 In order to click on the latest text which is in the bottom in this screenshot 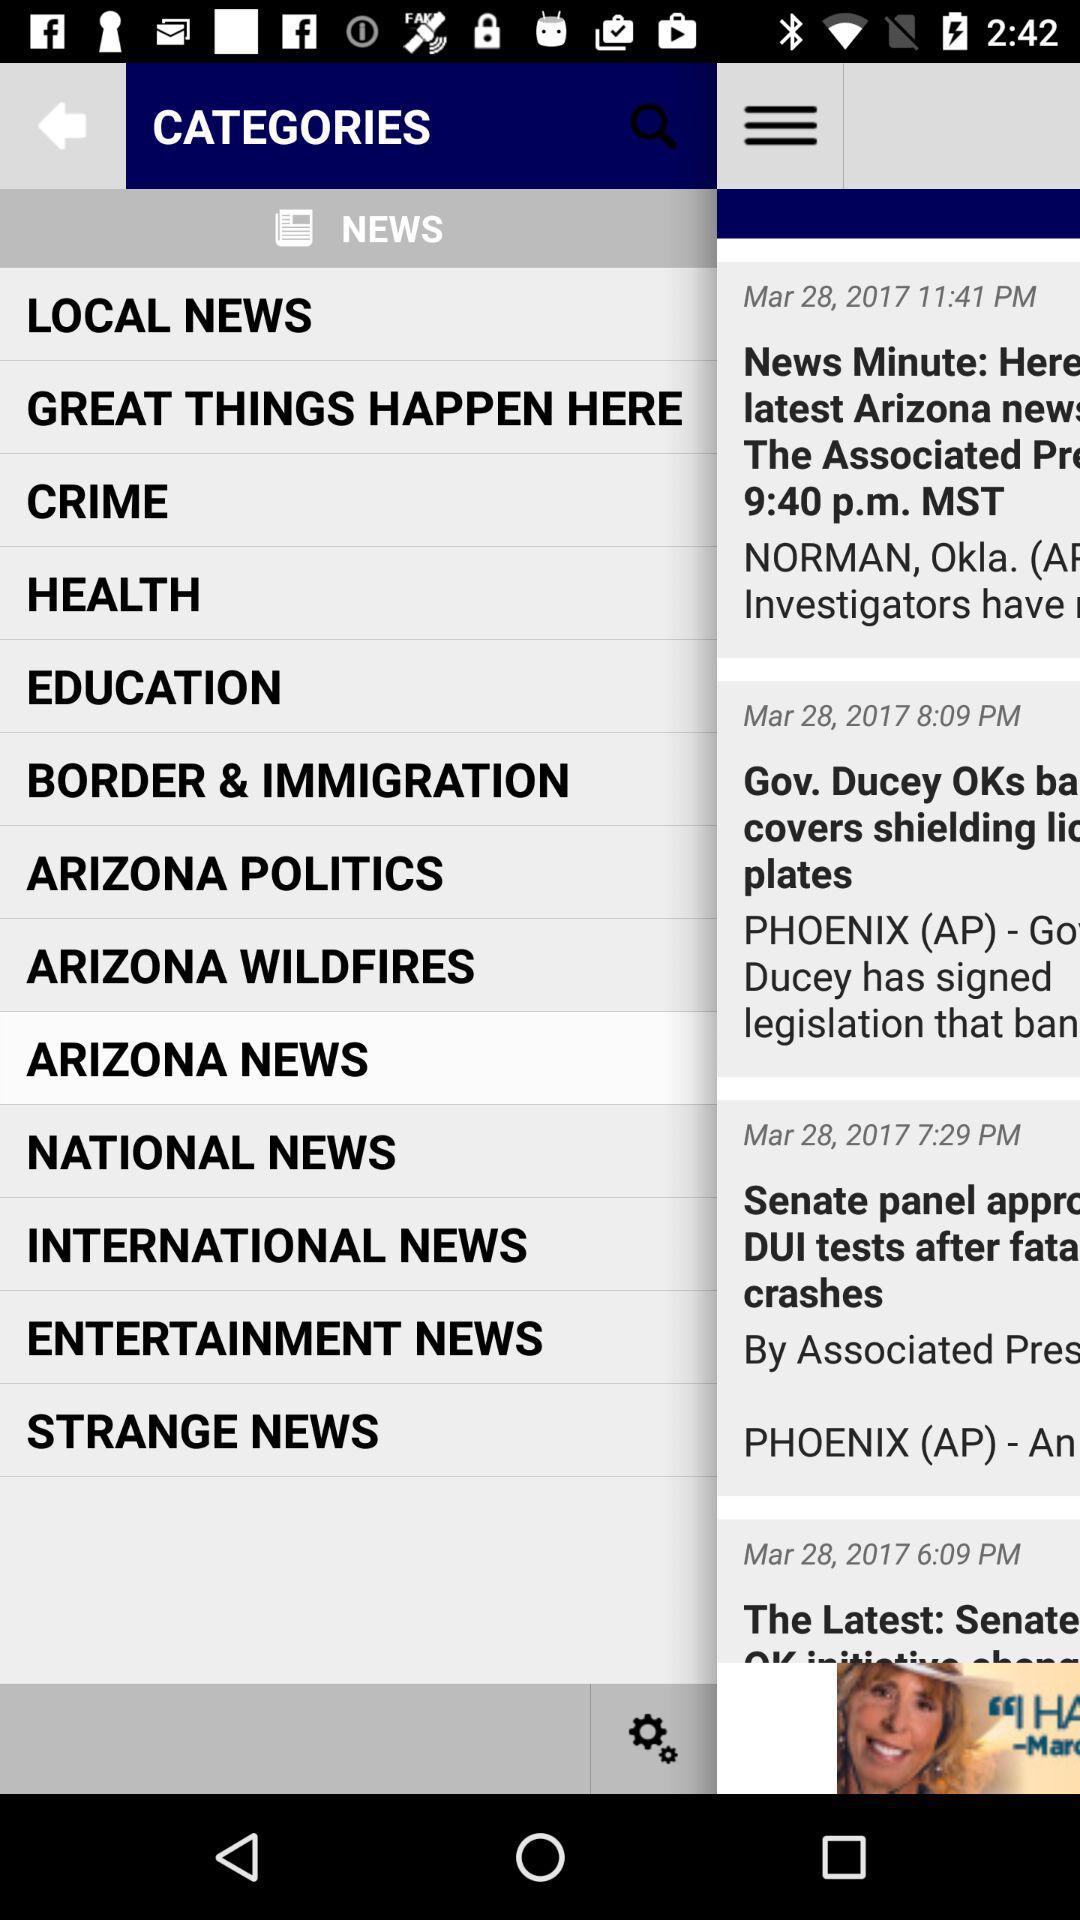, I will do `click(897, 1590)`.